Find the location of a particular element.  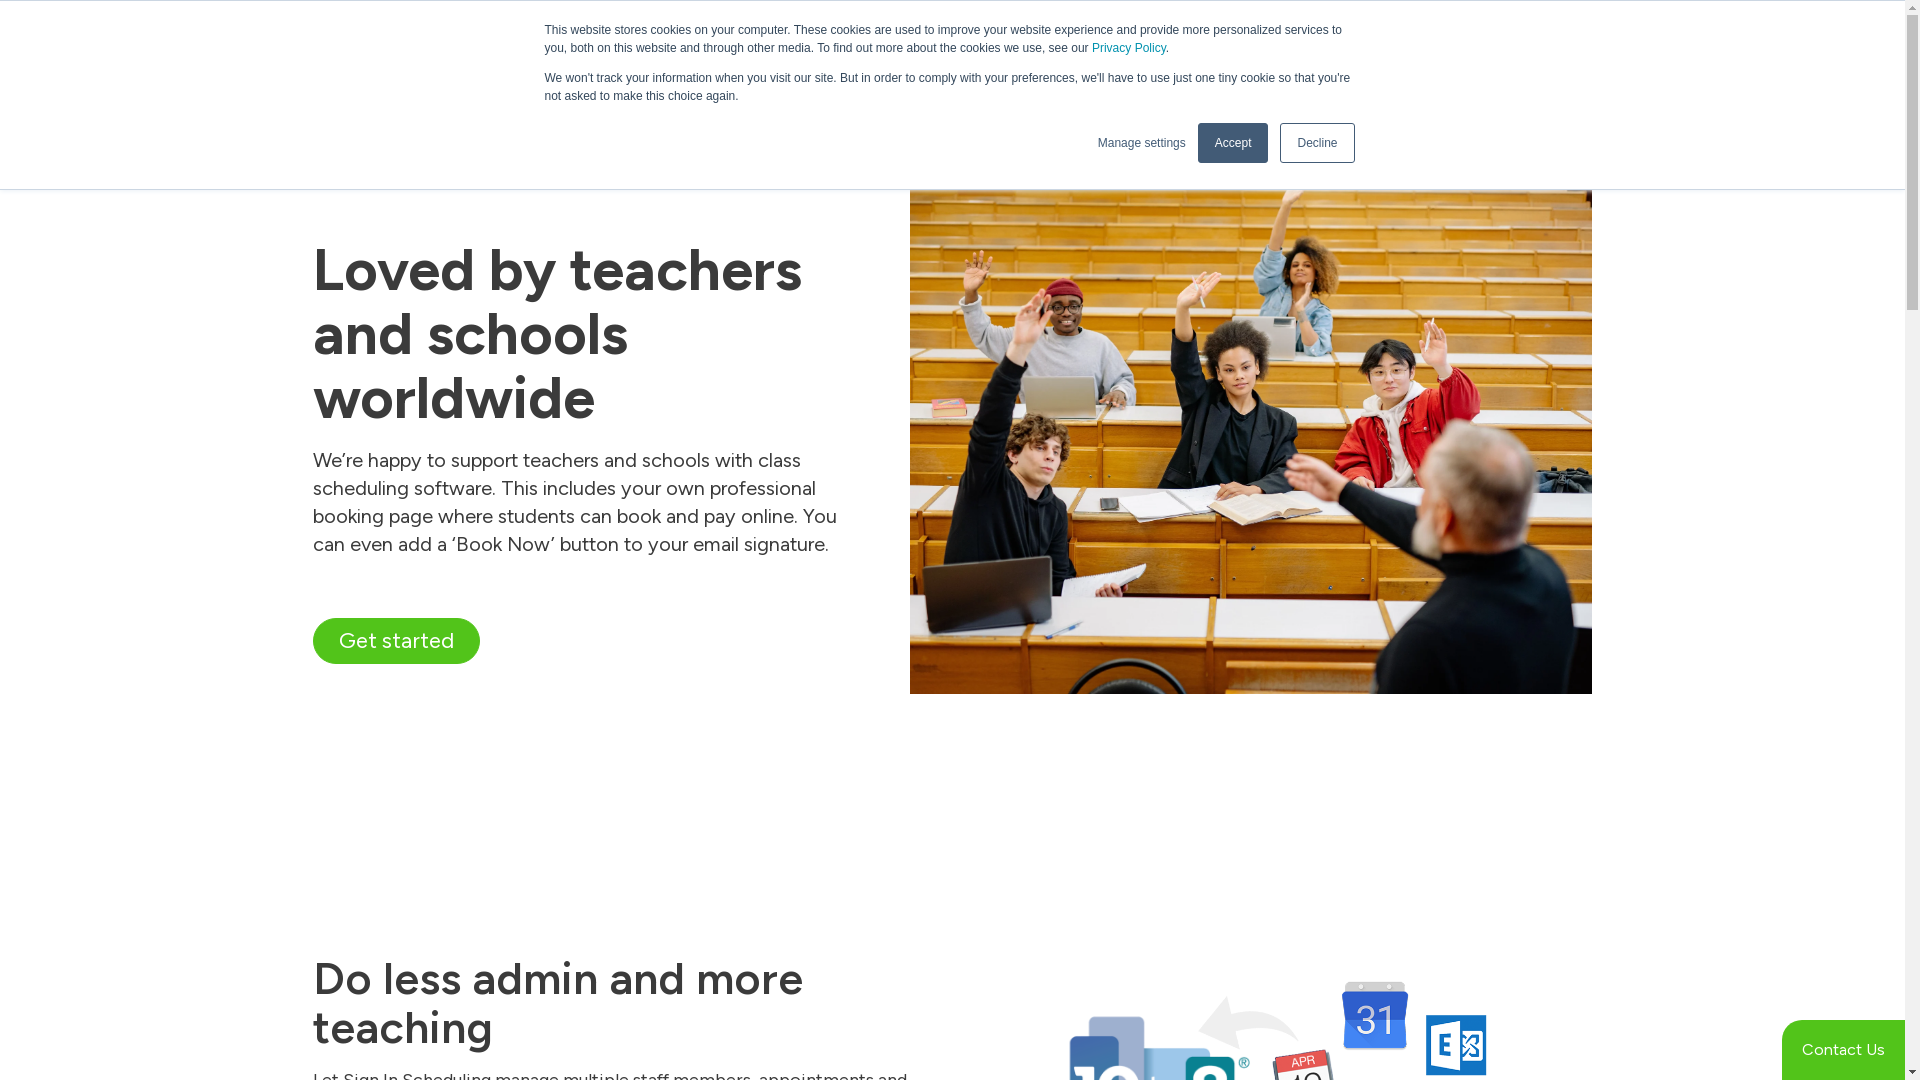

'Solutions' is located at coordinates (983, 100).